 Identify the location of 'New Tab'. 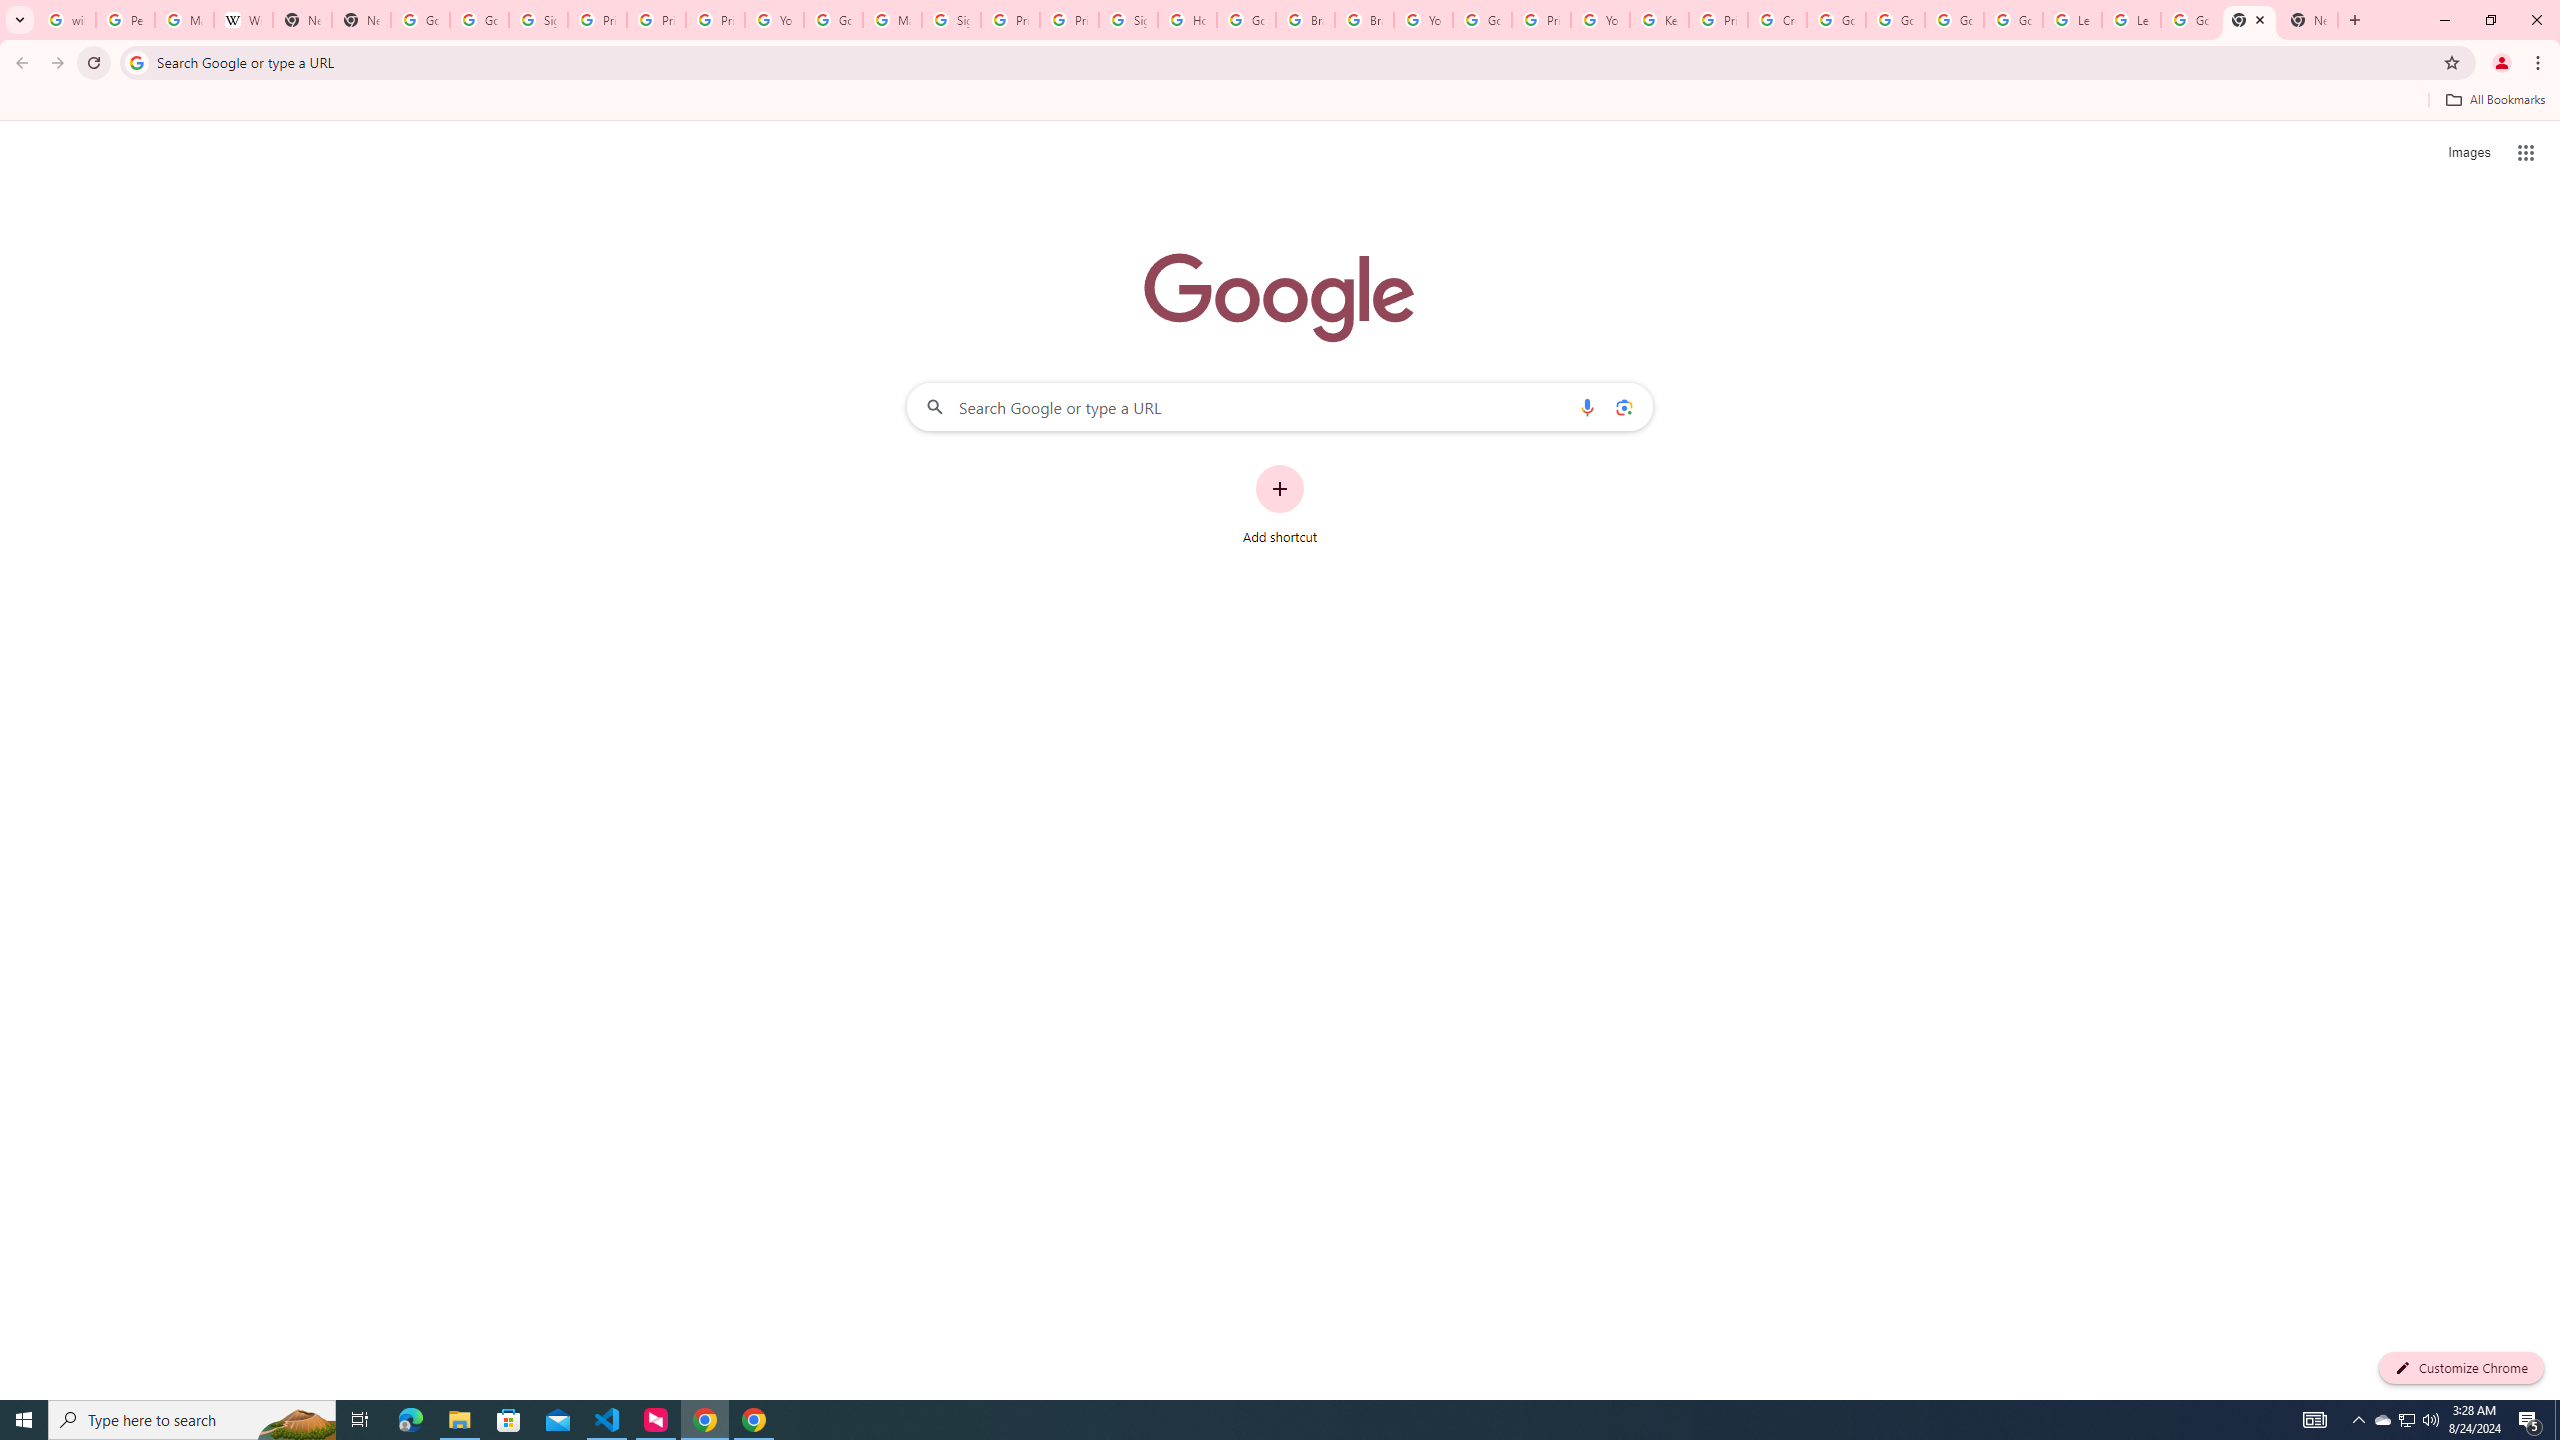
(2308, 19).